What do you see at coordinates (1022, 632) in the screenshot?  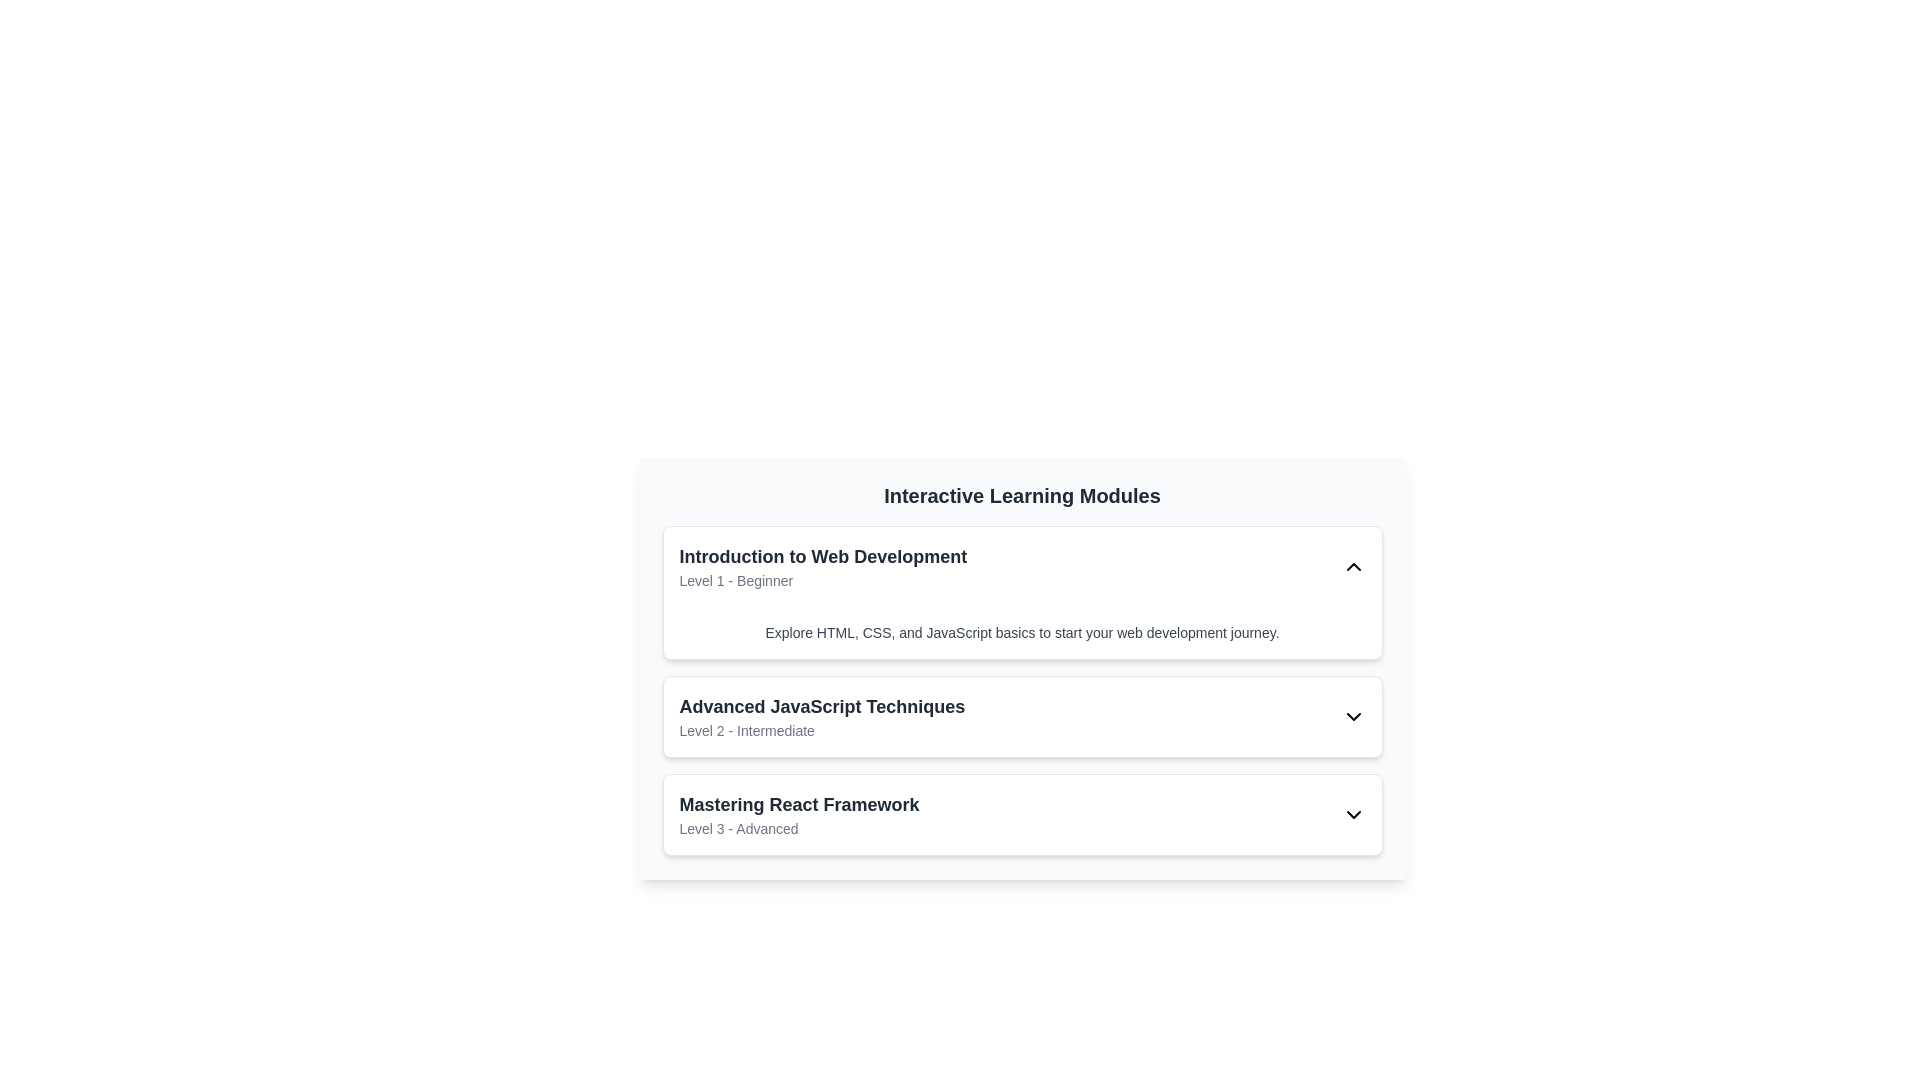 I see `descriptive text snippet styled in a smaller, light gray font that is centered below the title 'Introduction to Web Development.'` at bounding box center [1022, 632].